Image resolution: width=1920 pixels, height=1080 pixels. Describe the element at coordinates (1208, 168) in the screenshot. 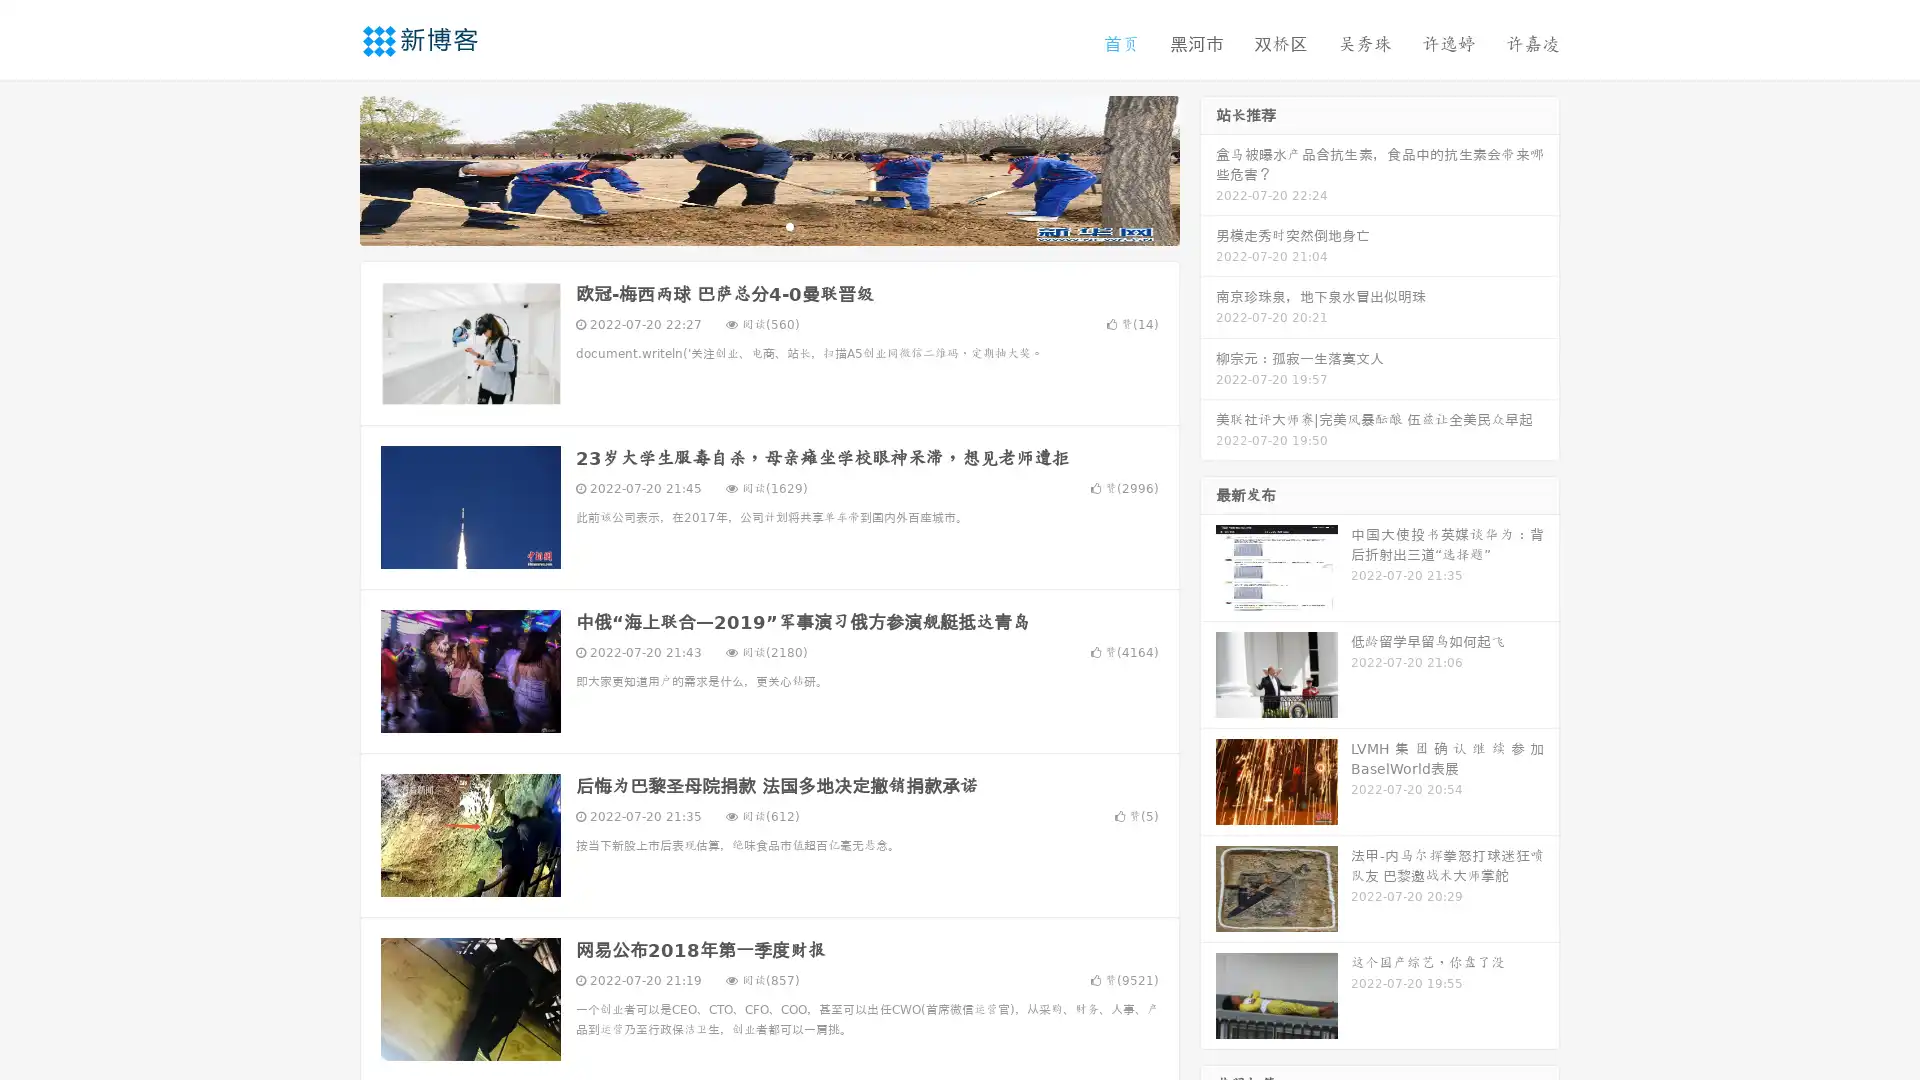

I see `Next slide` at that location.